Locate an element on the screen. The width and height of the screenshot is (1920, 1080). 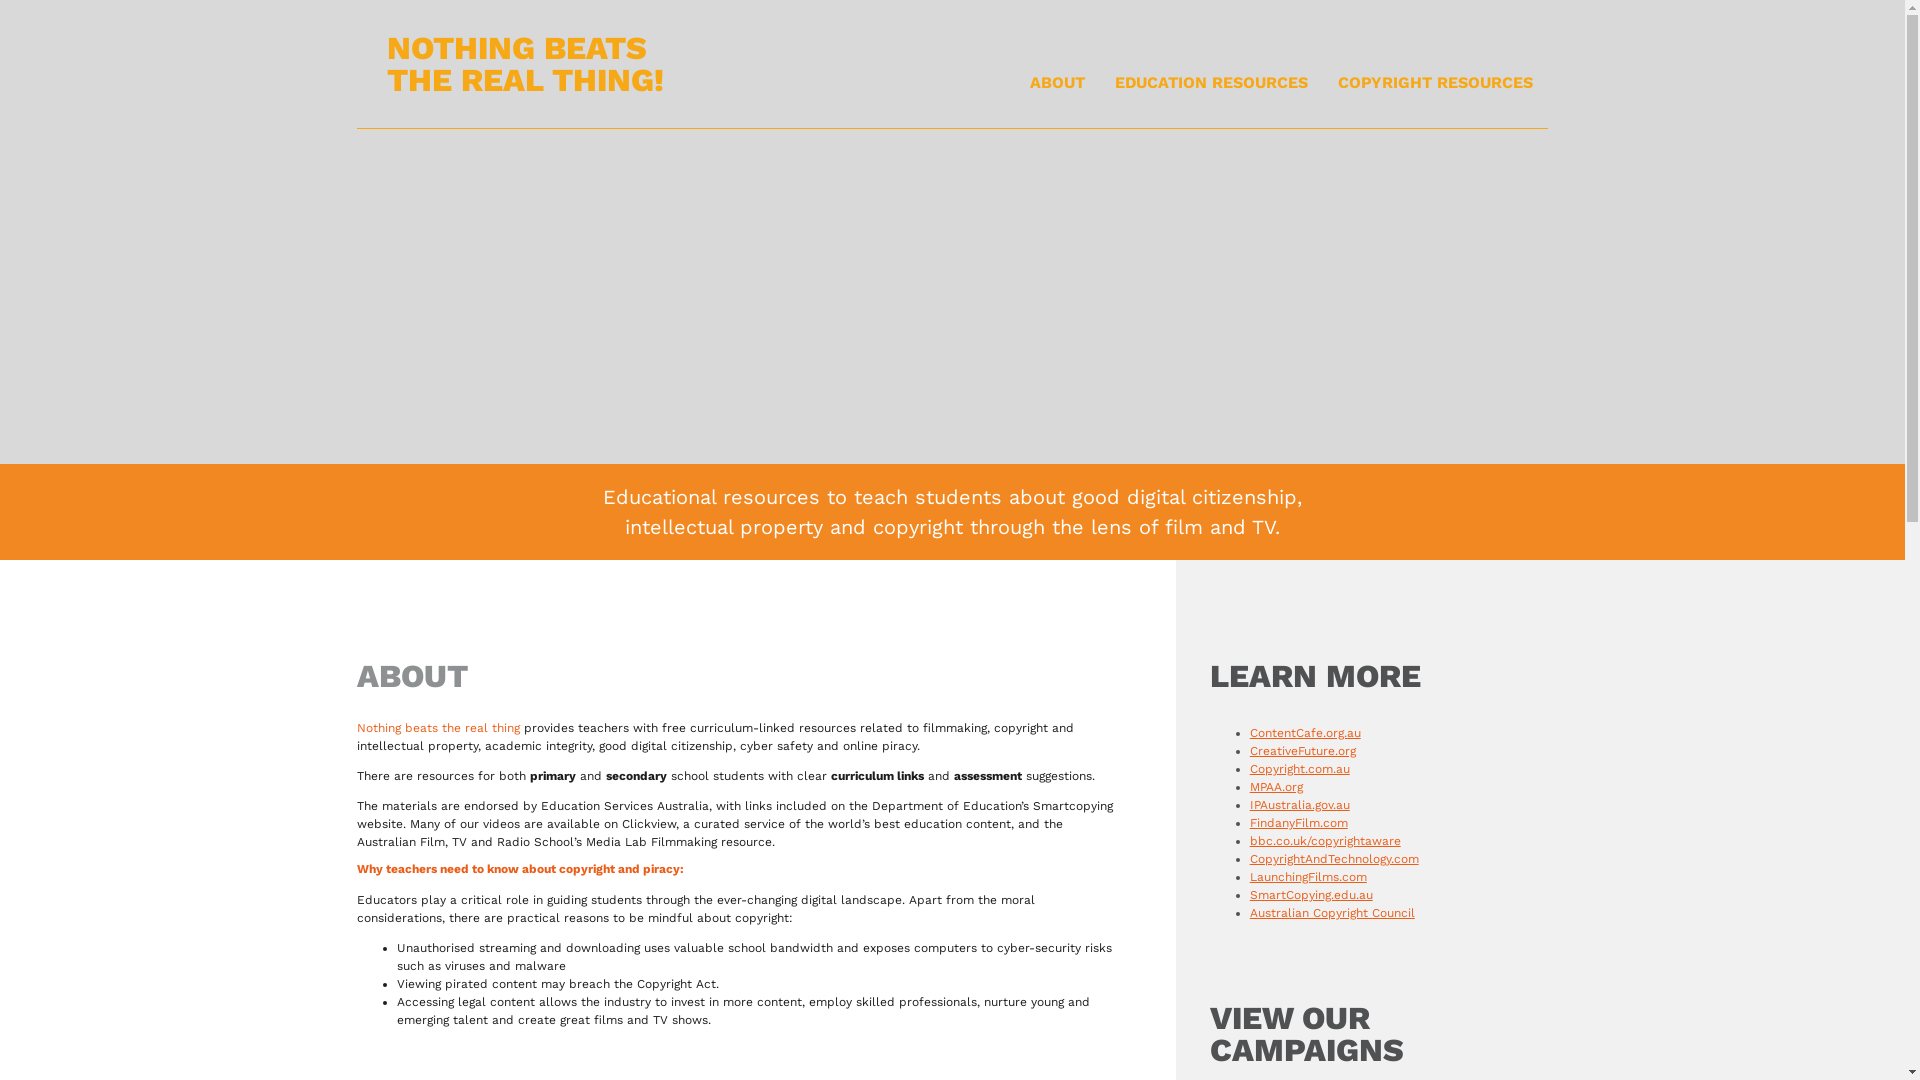
'CreativeFuture.org' is located at coordinates (1302, 751).